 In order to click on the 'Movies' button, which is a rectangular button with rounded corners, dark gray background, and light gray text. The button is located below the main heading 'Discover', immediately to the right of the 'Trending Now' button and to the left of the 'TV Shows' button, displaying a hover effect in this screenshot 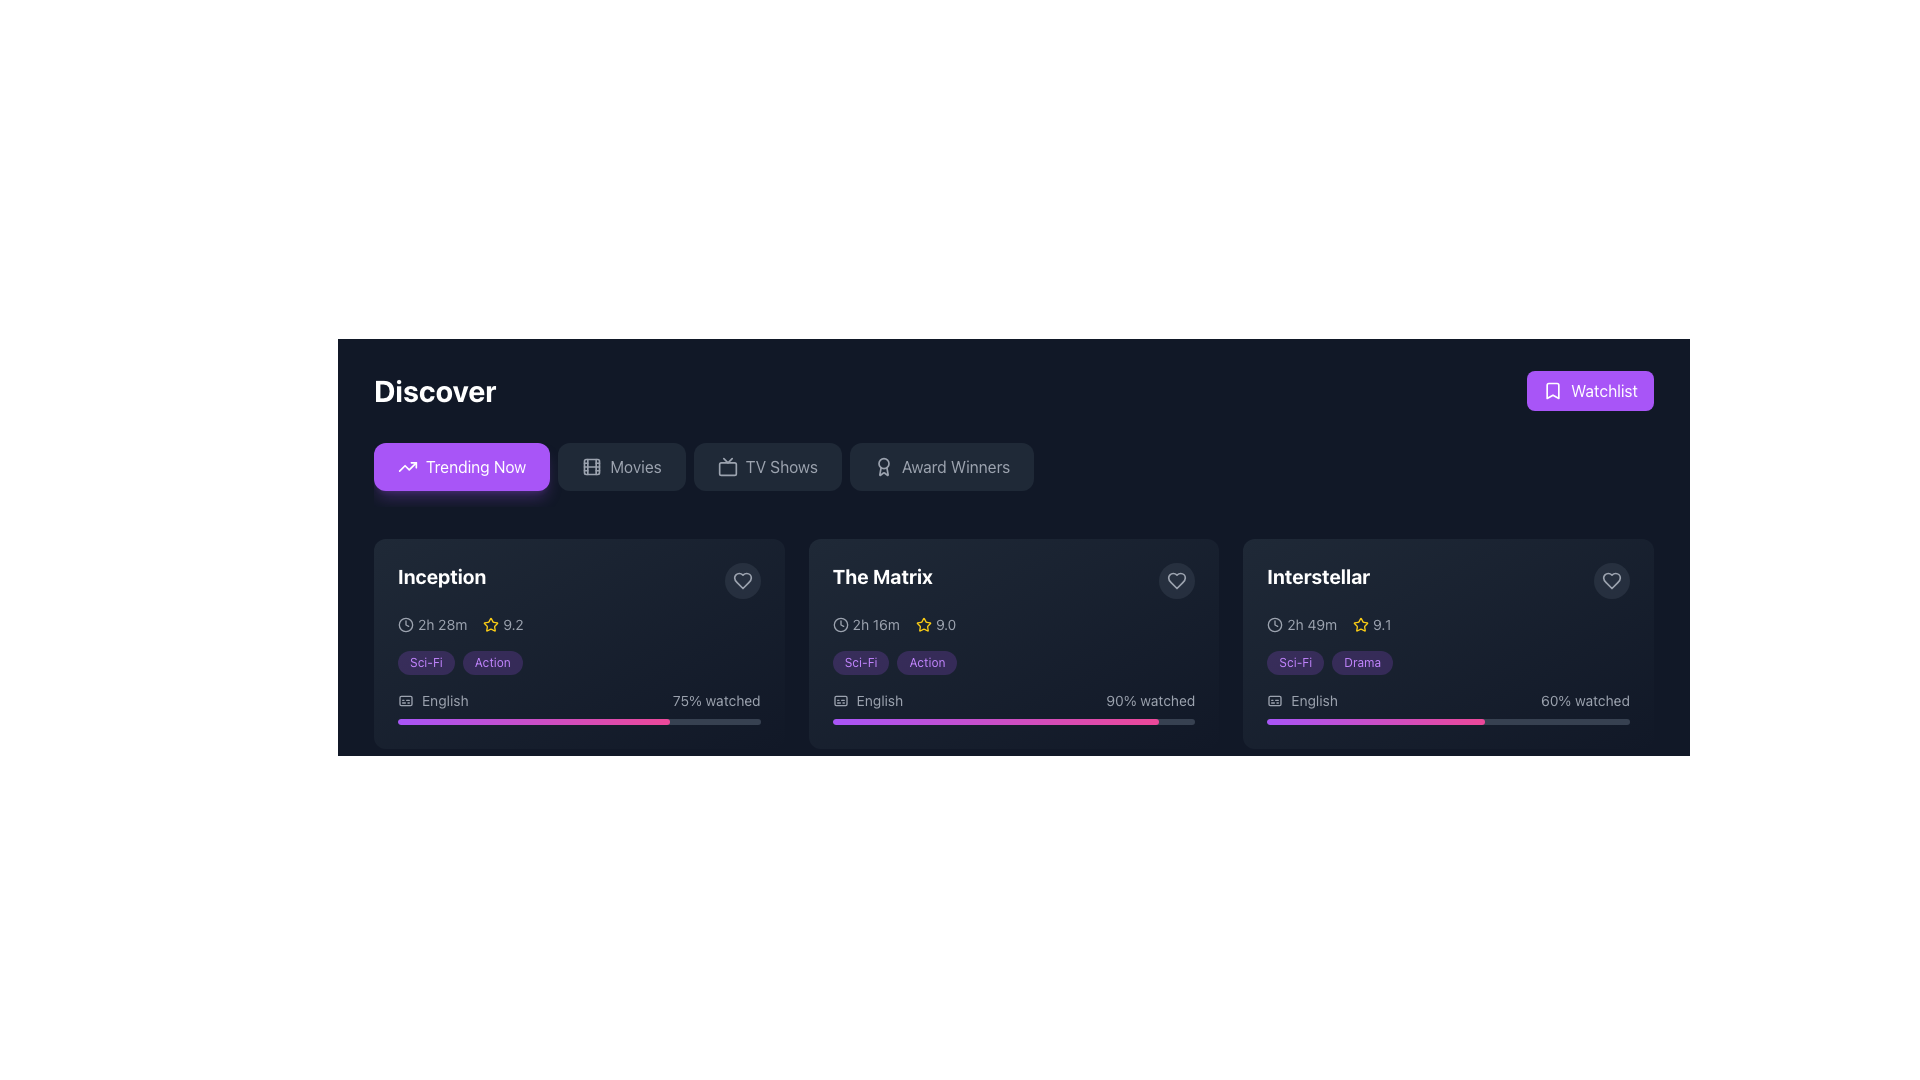, I will do `click(621, 466)`.